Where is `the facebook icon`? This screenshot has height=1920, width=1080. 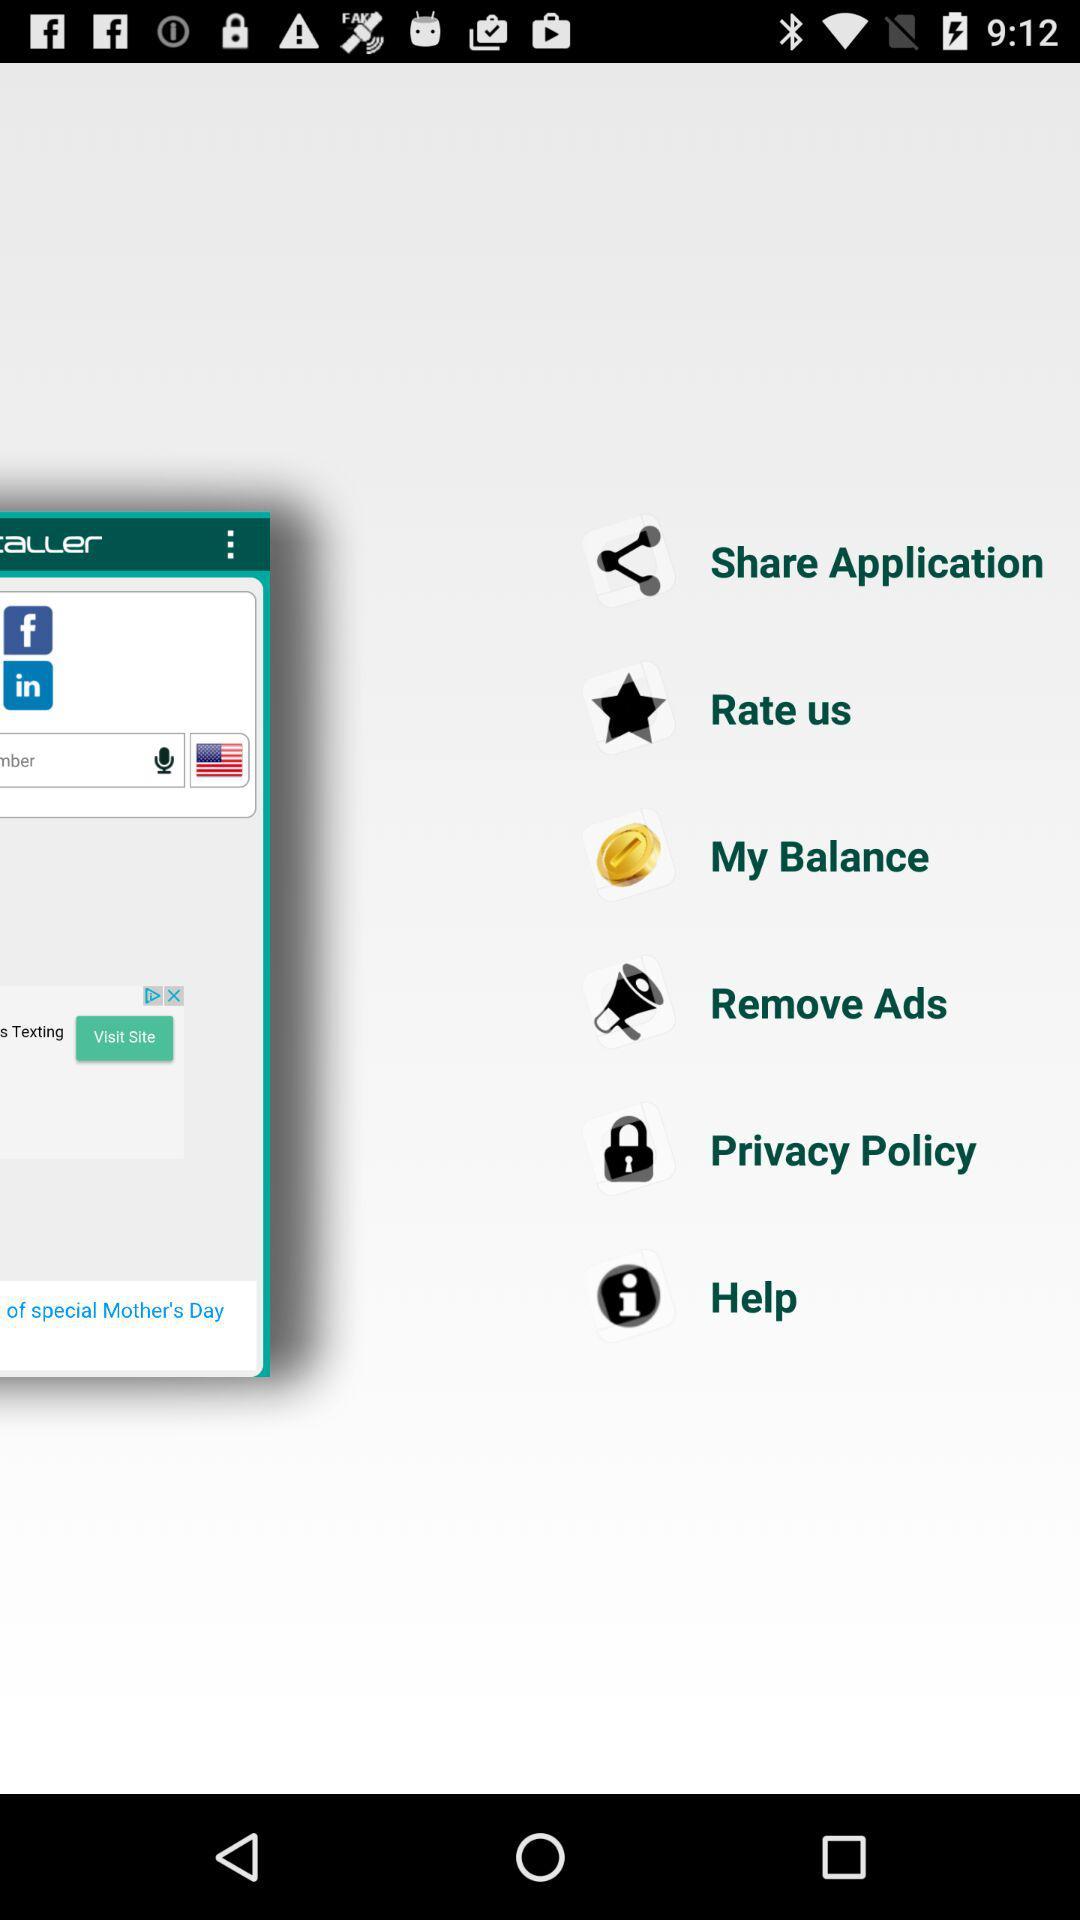 the facebook icon is located at coordinates (28, 675).